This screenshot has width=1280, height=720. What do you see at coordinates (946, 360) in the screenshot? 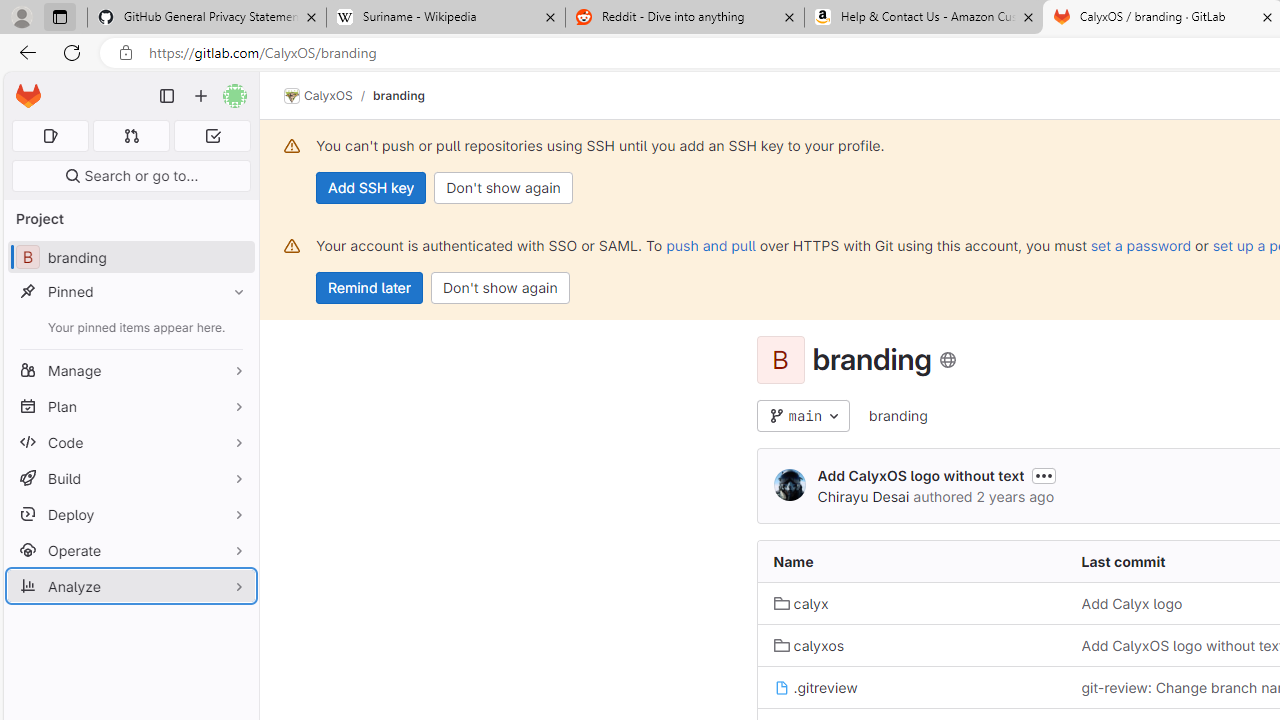
I see `'Class: s16 icon'` at bounding box center [946, 360].